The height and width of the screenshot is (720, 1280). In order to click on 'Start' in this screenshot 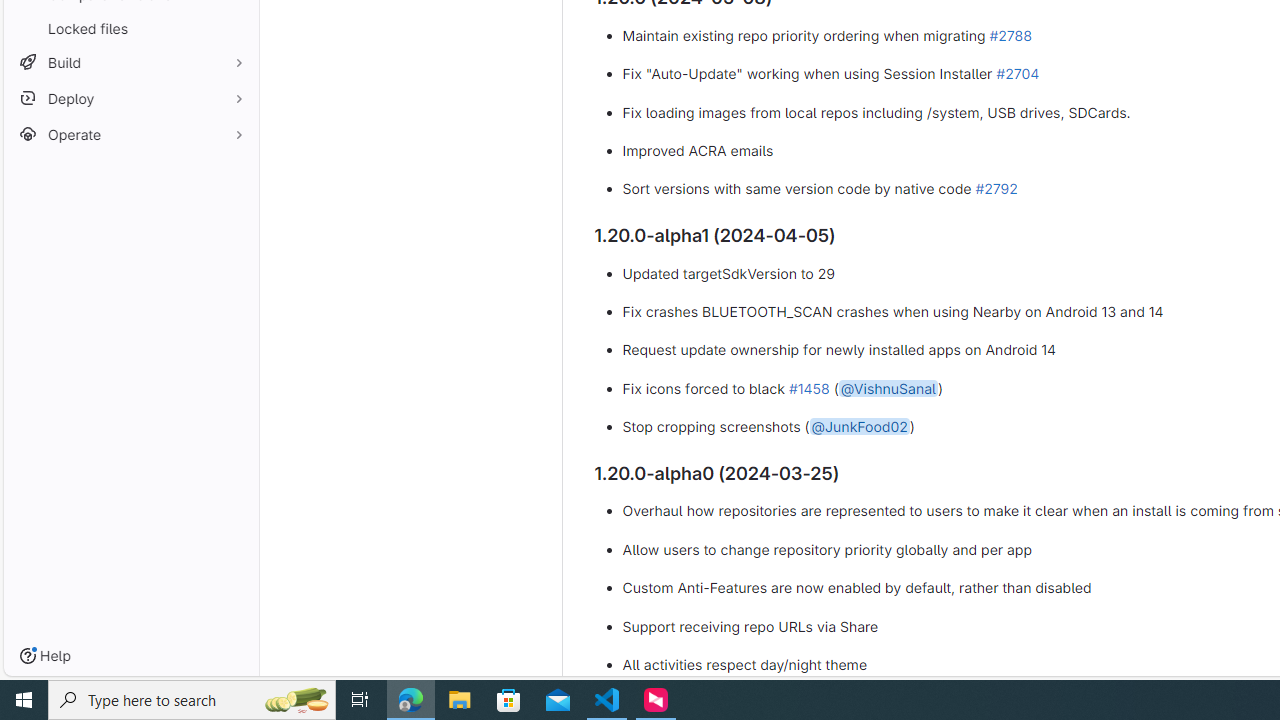, I will do `click(24, 698)`.